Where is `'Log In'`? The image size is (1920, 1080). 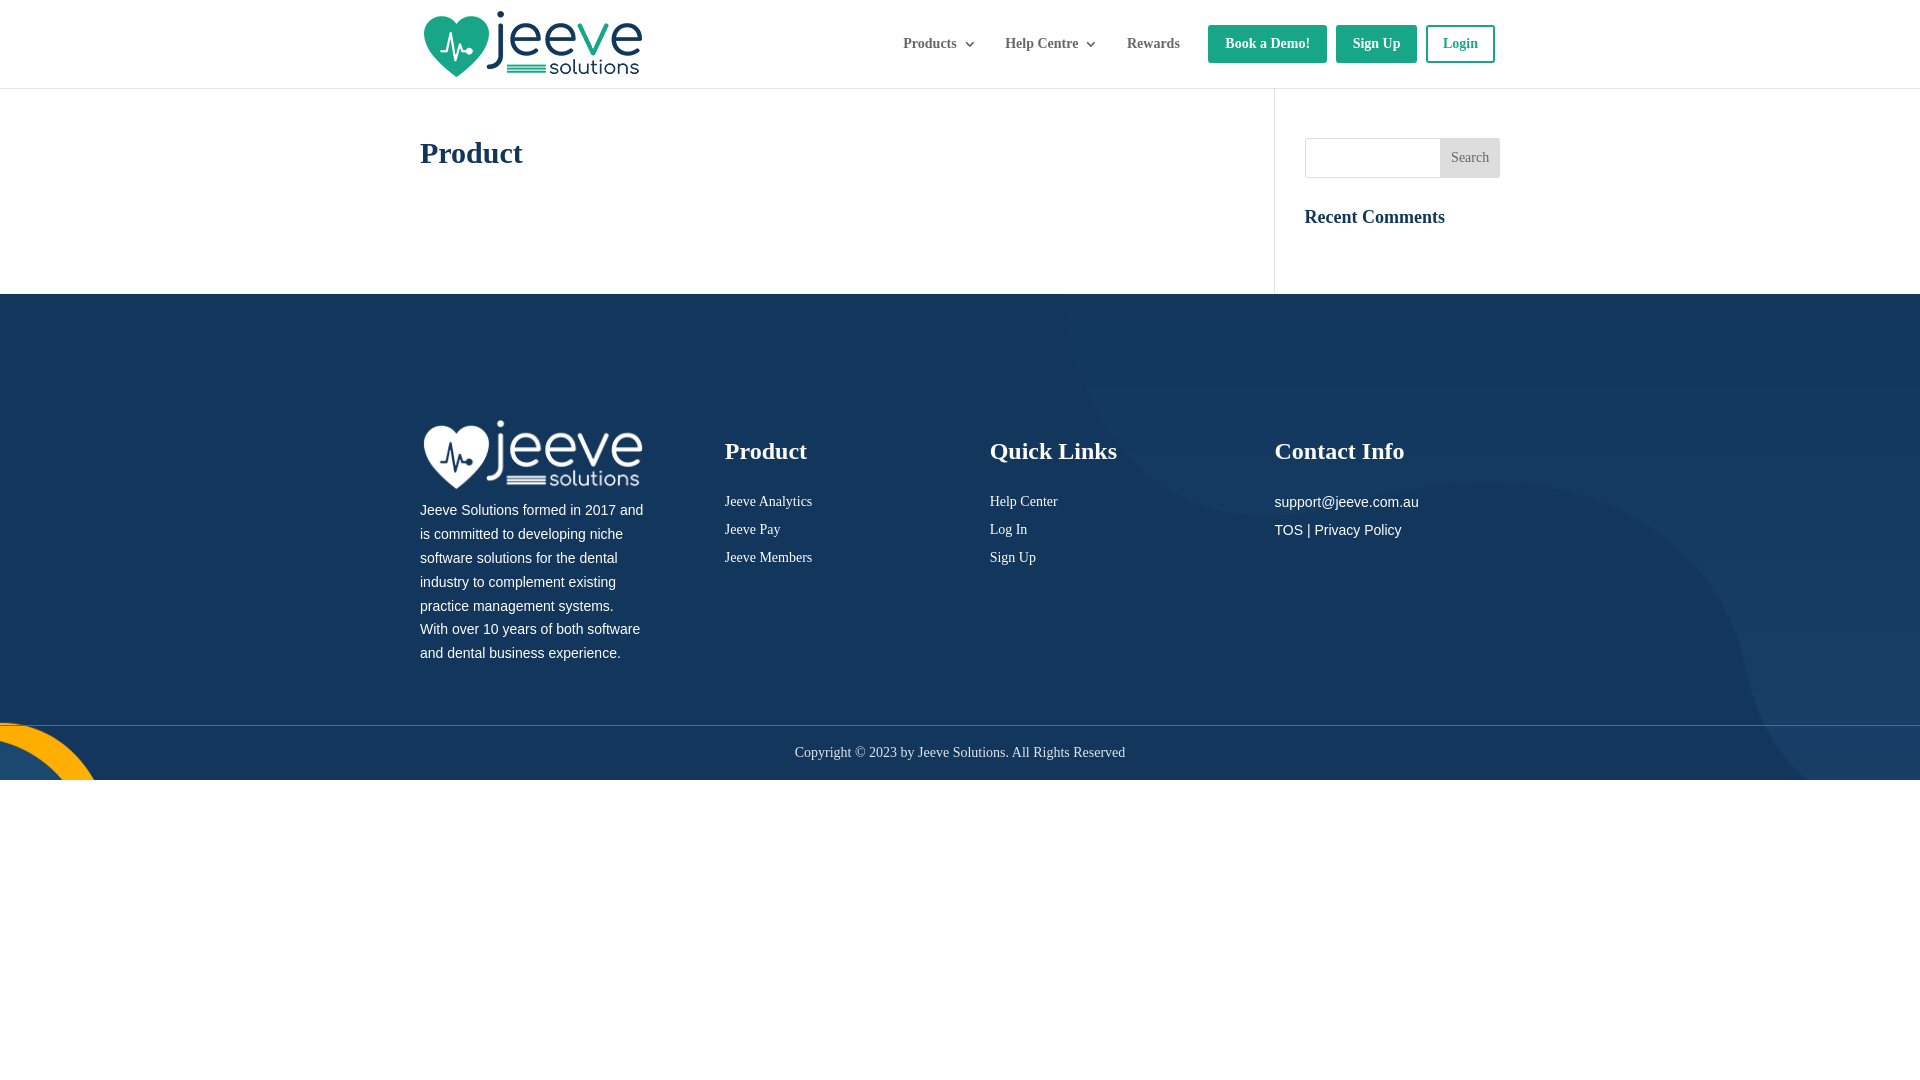
'Log In' is located at coordinates (989, 528).